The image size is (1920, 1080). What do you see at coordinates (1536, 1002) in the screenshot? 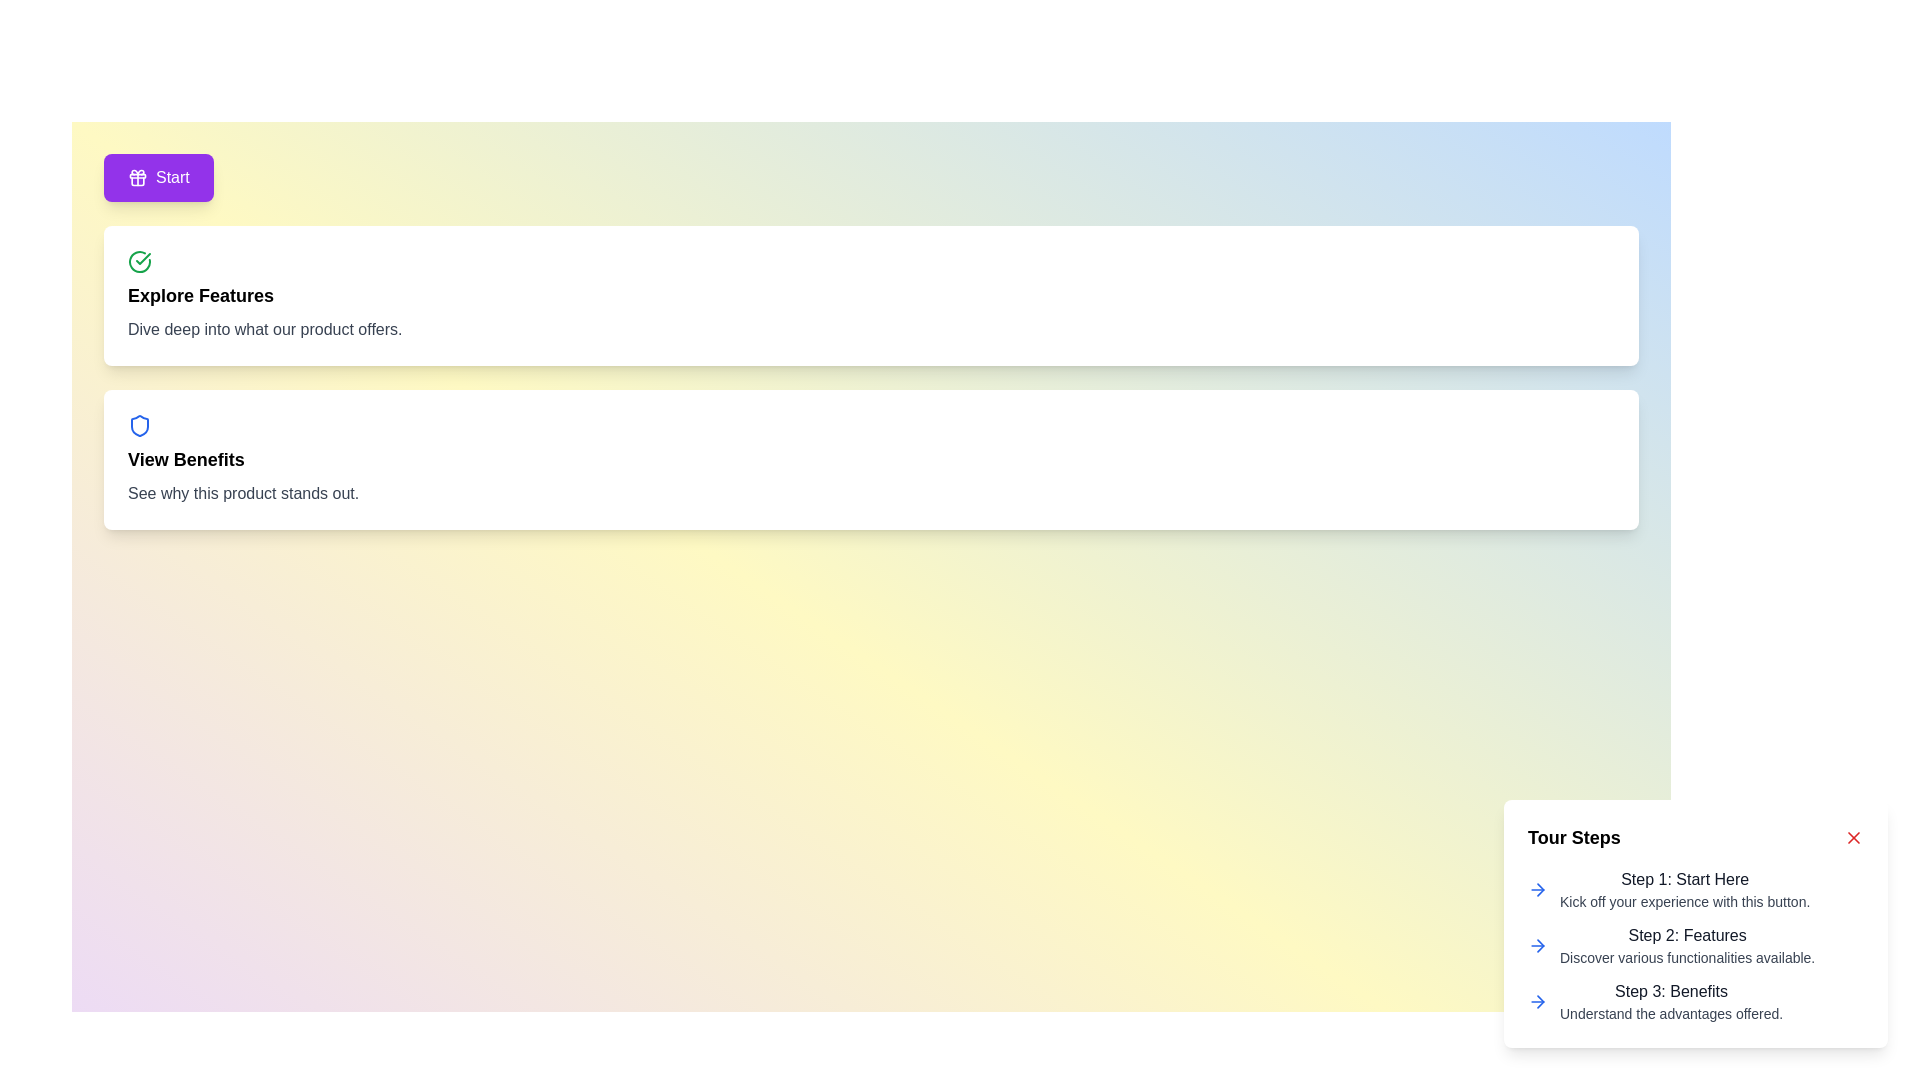
I see `the arrow icon indicating 'Step 3' located to the left of the text 'Step 3: Benefits' in the 'Tour Steps' section` at bounding box center [1536, 1002].